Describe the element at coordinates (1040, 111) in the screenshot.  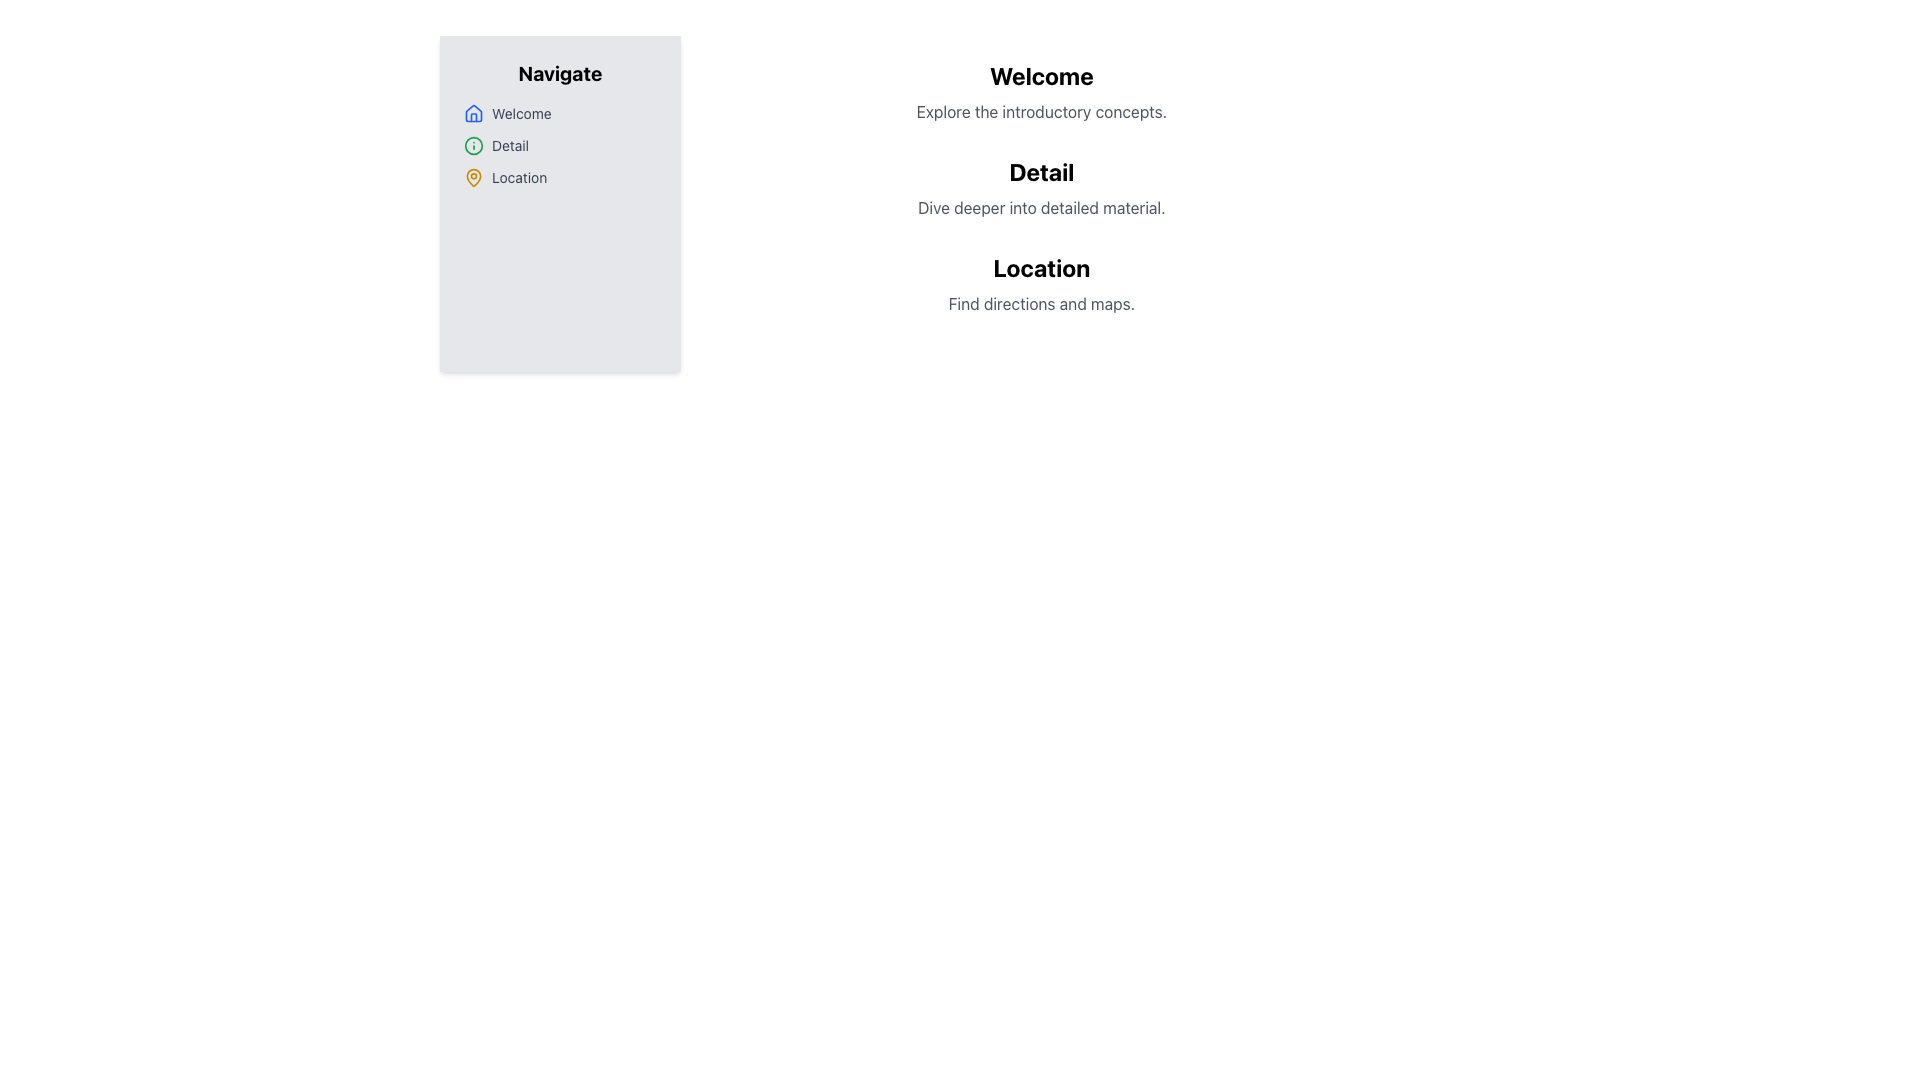
I see `the text element styled with gray text that contains the text 'Explore the introductory concepts.', which is positioned directly beneath the 'Welcome' header` at that location.